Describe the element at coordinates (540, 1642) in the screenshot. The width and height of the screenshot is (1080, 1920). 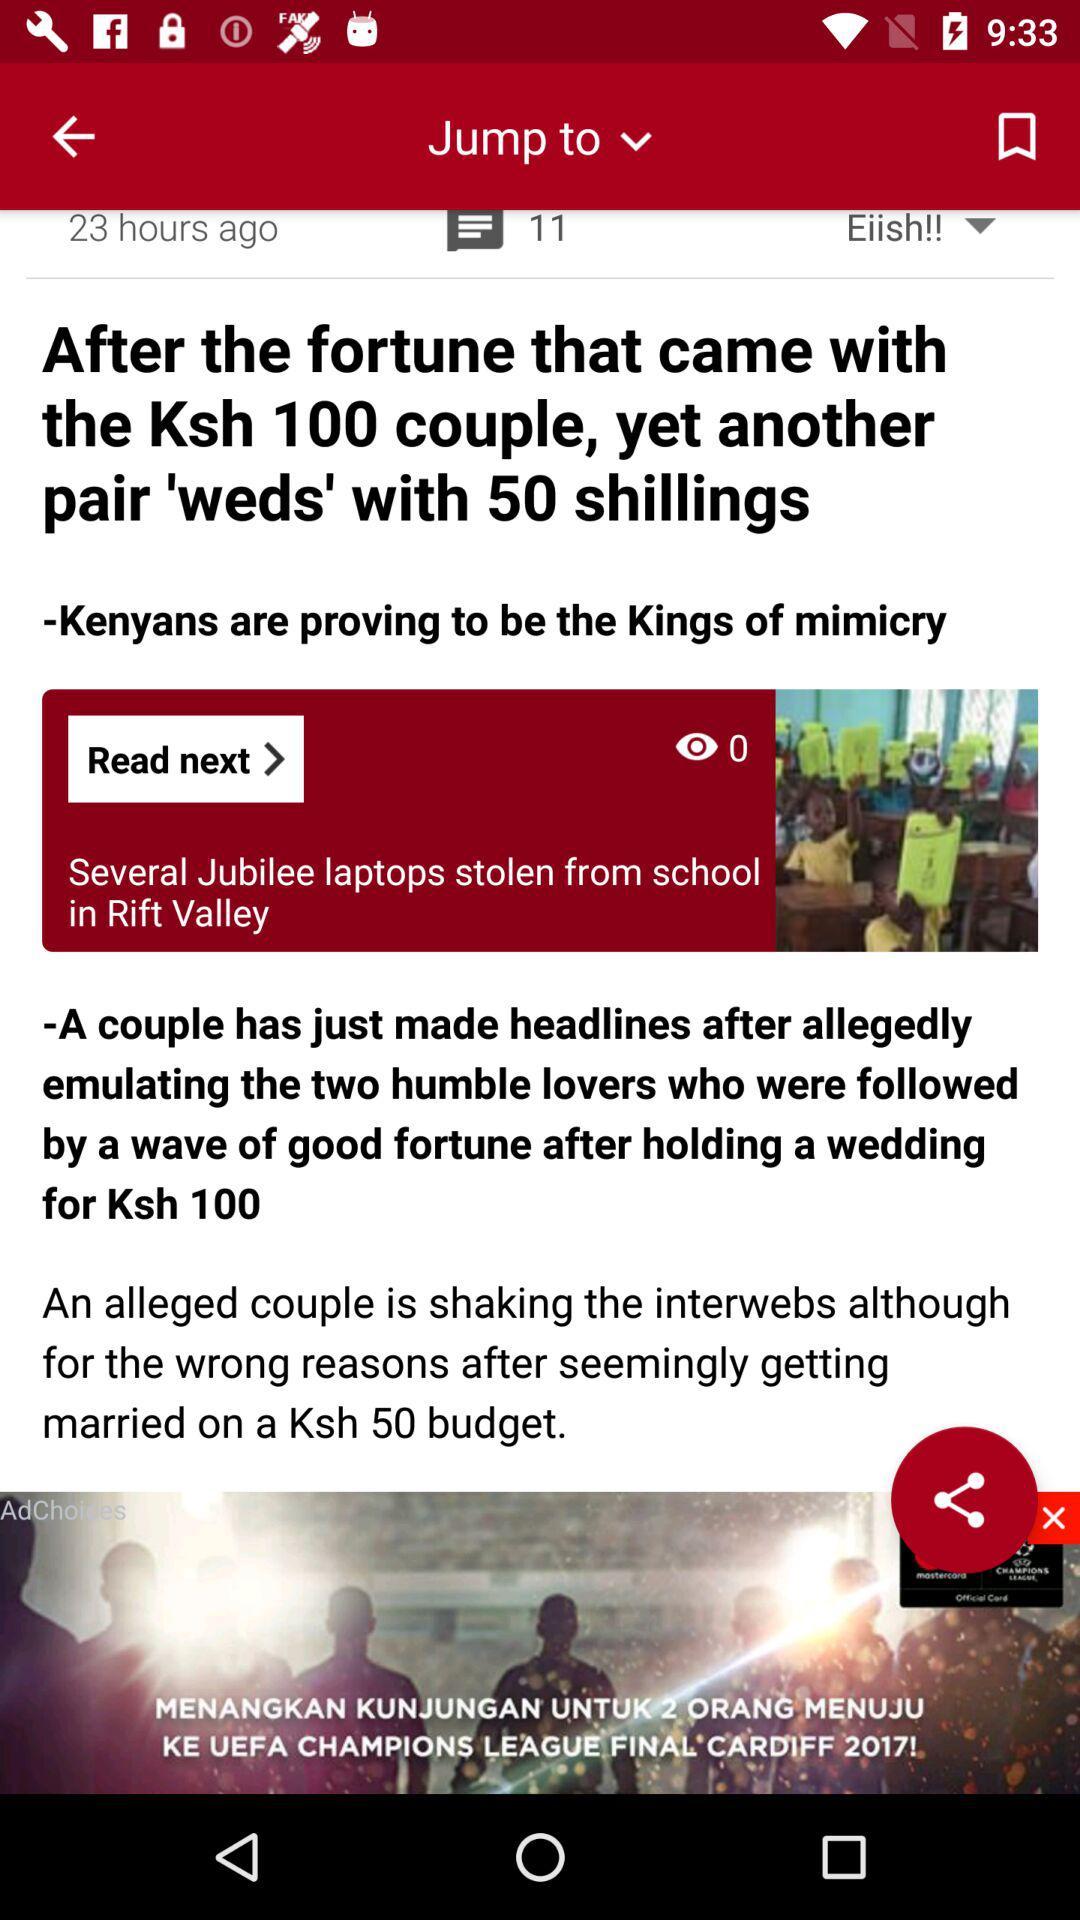
I see `a video` at that location.